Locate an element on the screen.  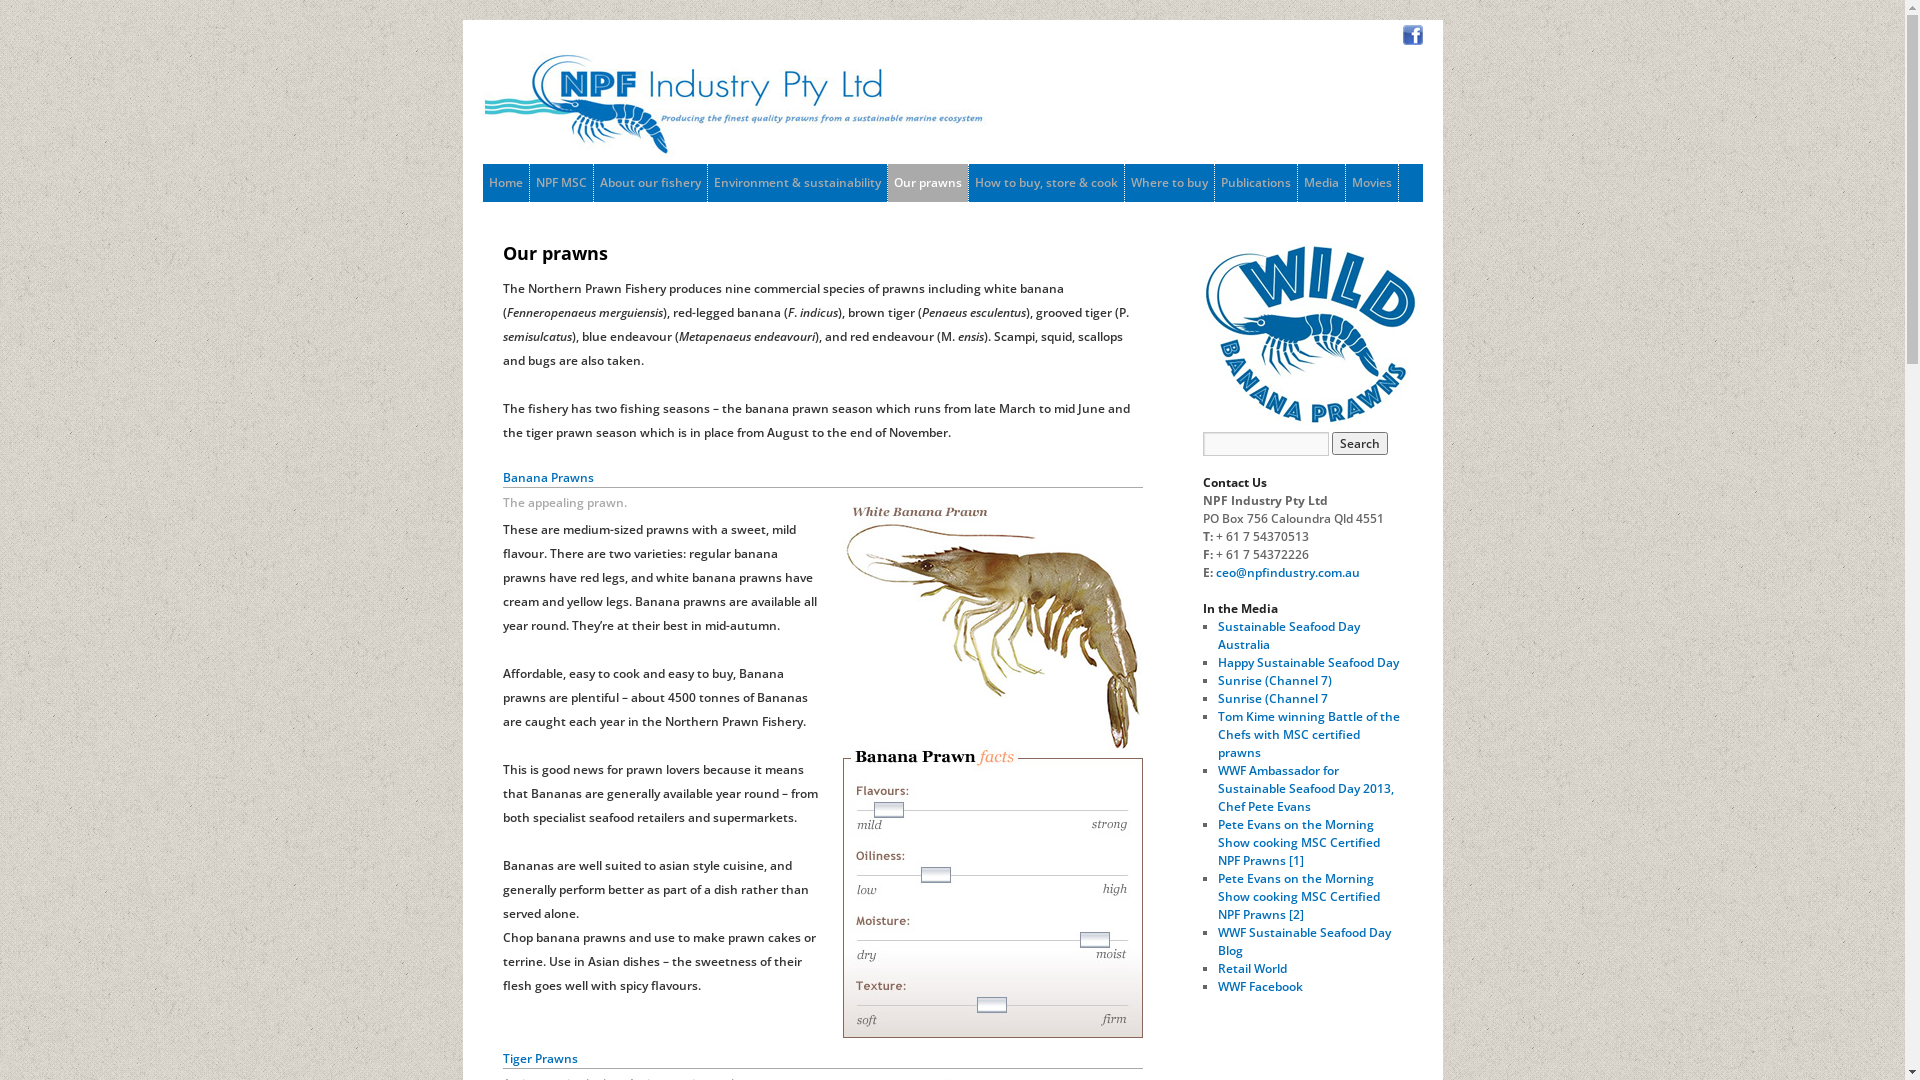
'Sunrise (Channel 7)' is located at coordinates (1217, 679).